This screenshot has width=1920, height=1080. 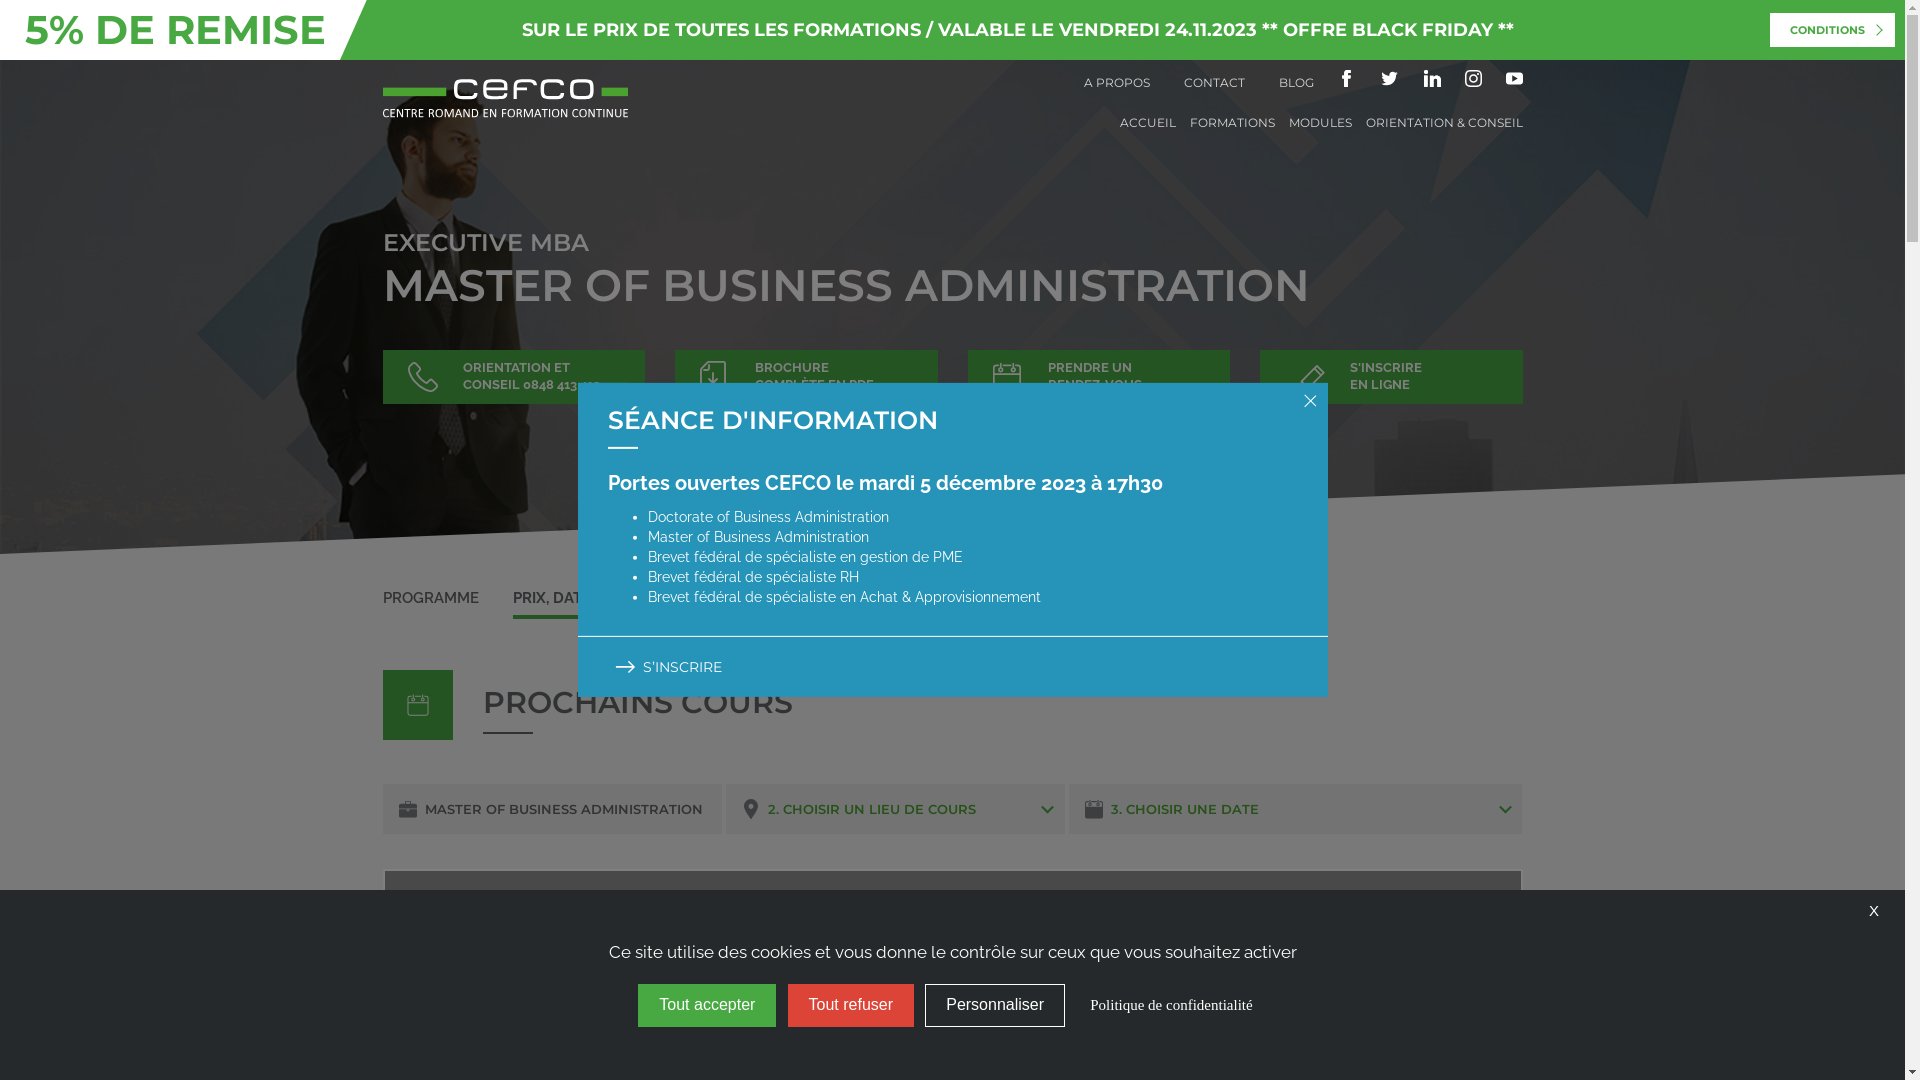 I want to click on 'Personnaliser', so click(x=994, y=1005).